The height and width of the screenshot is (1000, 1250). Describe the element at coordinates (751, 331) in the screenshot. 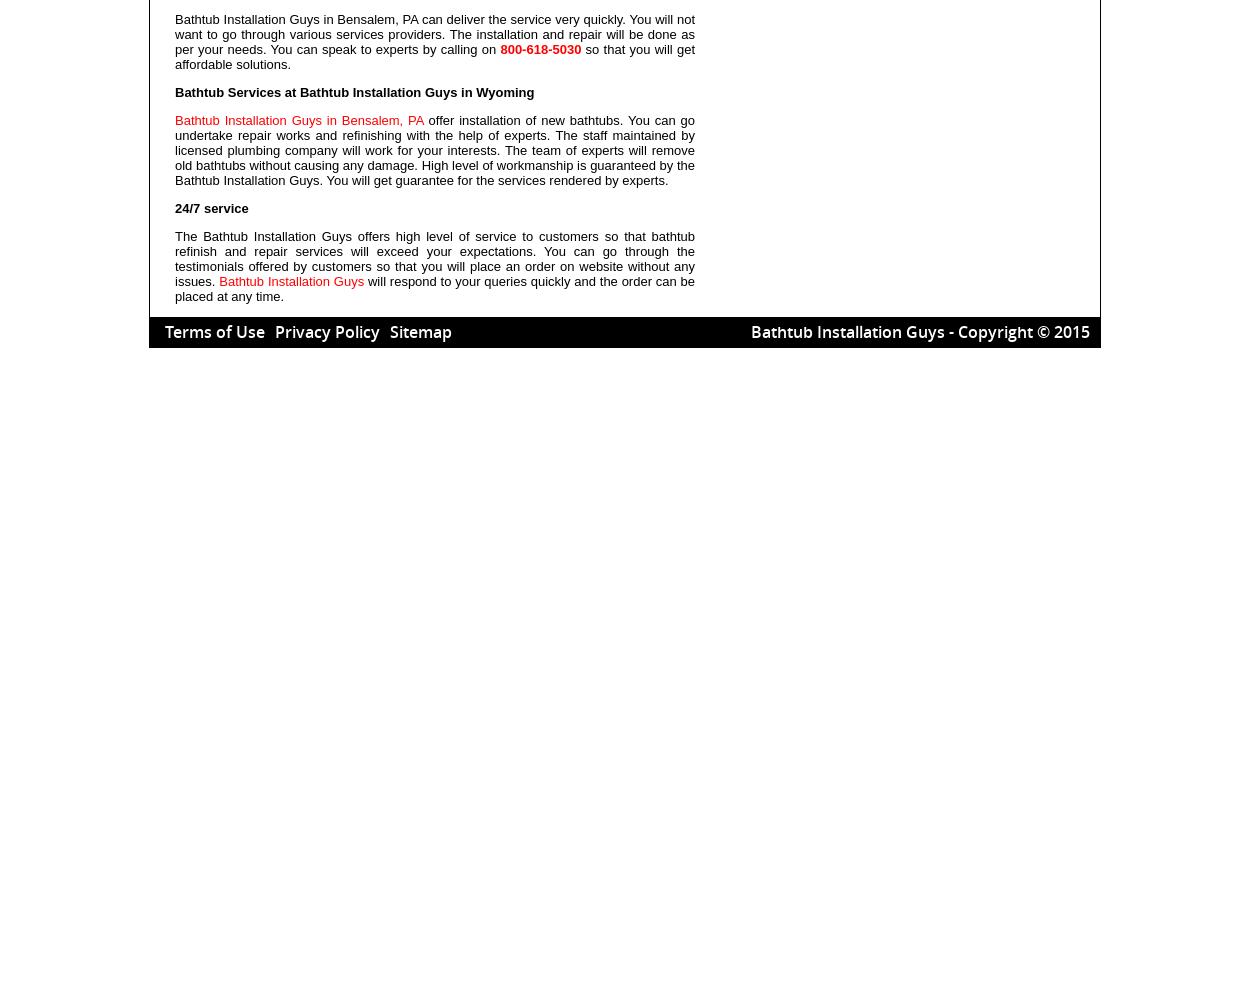

I see `'Bathtub Installation Guys - Copyright © 2015'` at that location.